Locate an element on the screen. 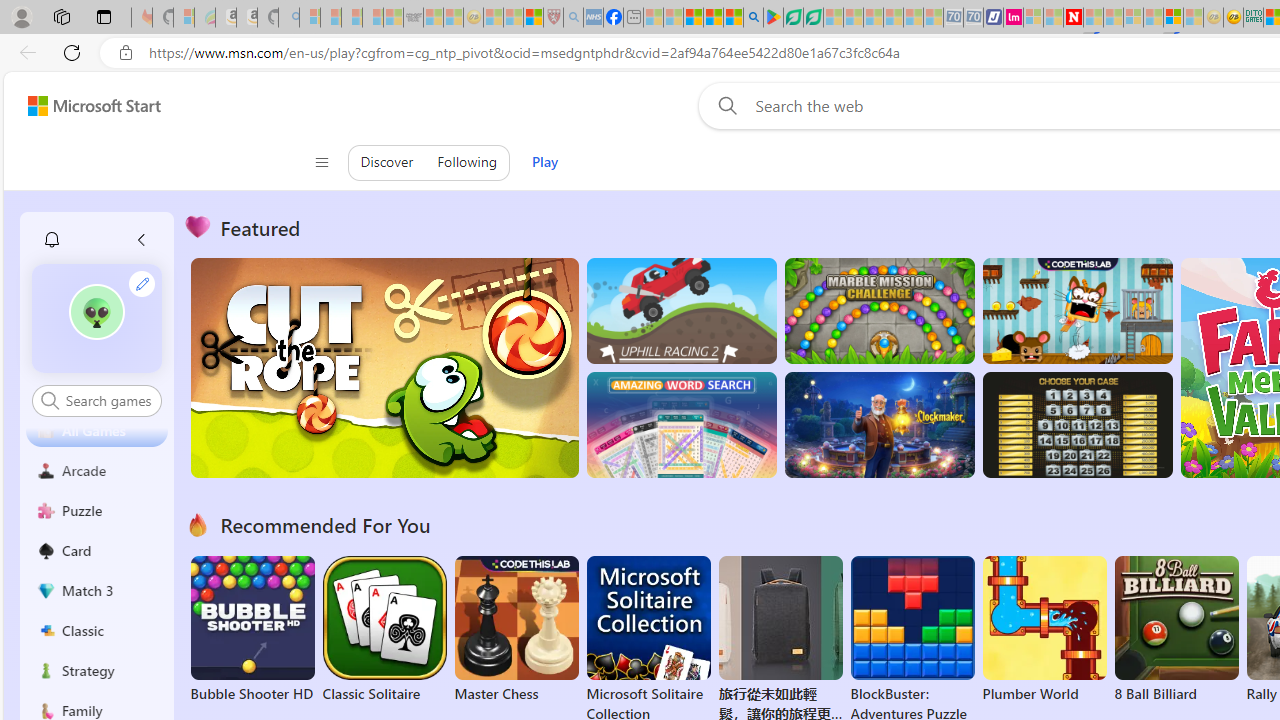 This screenshot has height=720, width=1280. 'Class: control icon-only' is located at coordinates (321, 162).